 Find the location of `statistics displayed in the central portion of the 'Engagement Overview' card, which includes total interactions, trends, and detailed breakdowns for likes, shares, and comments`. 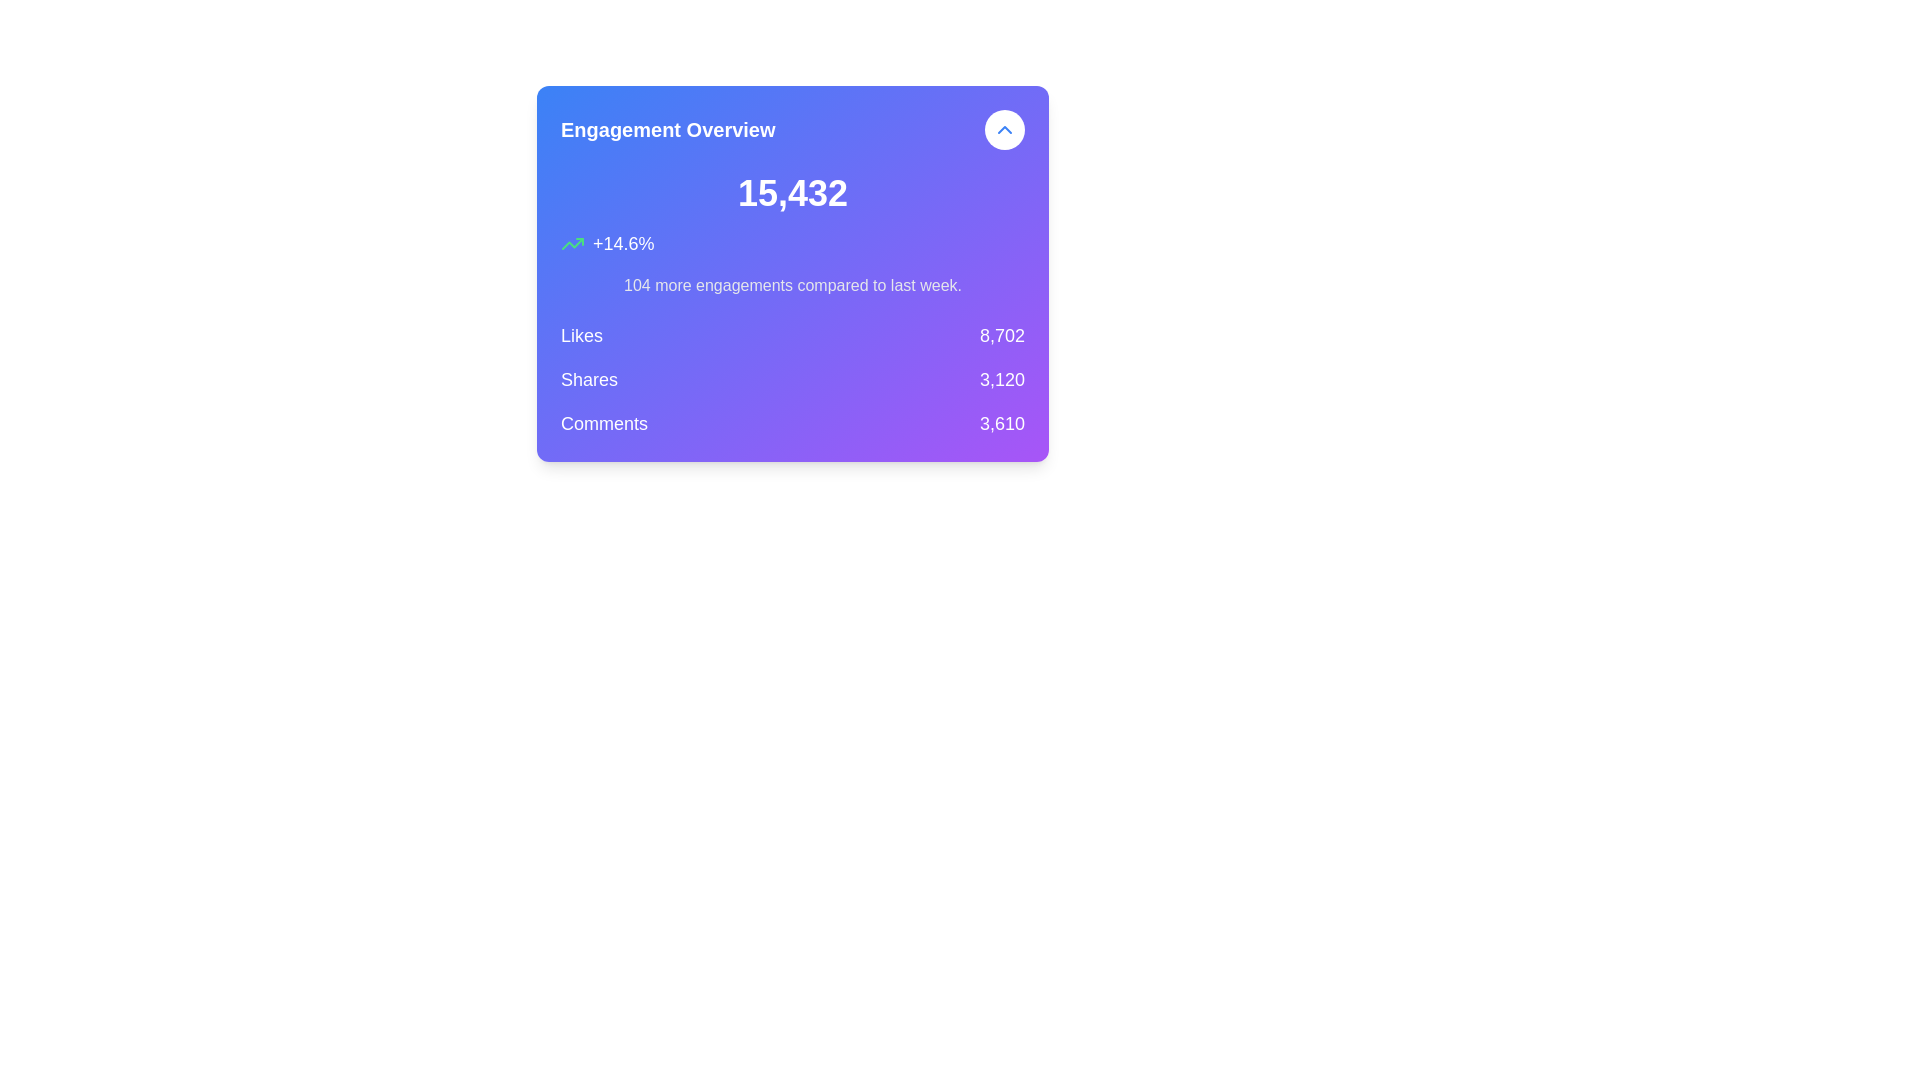

statistics displayed in the central portion of the 'Engagement Overview' card, which includes total interactions, trends, and detailed breakdowns for likes, shares, and comments is located at coordinates (791, 305).